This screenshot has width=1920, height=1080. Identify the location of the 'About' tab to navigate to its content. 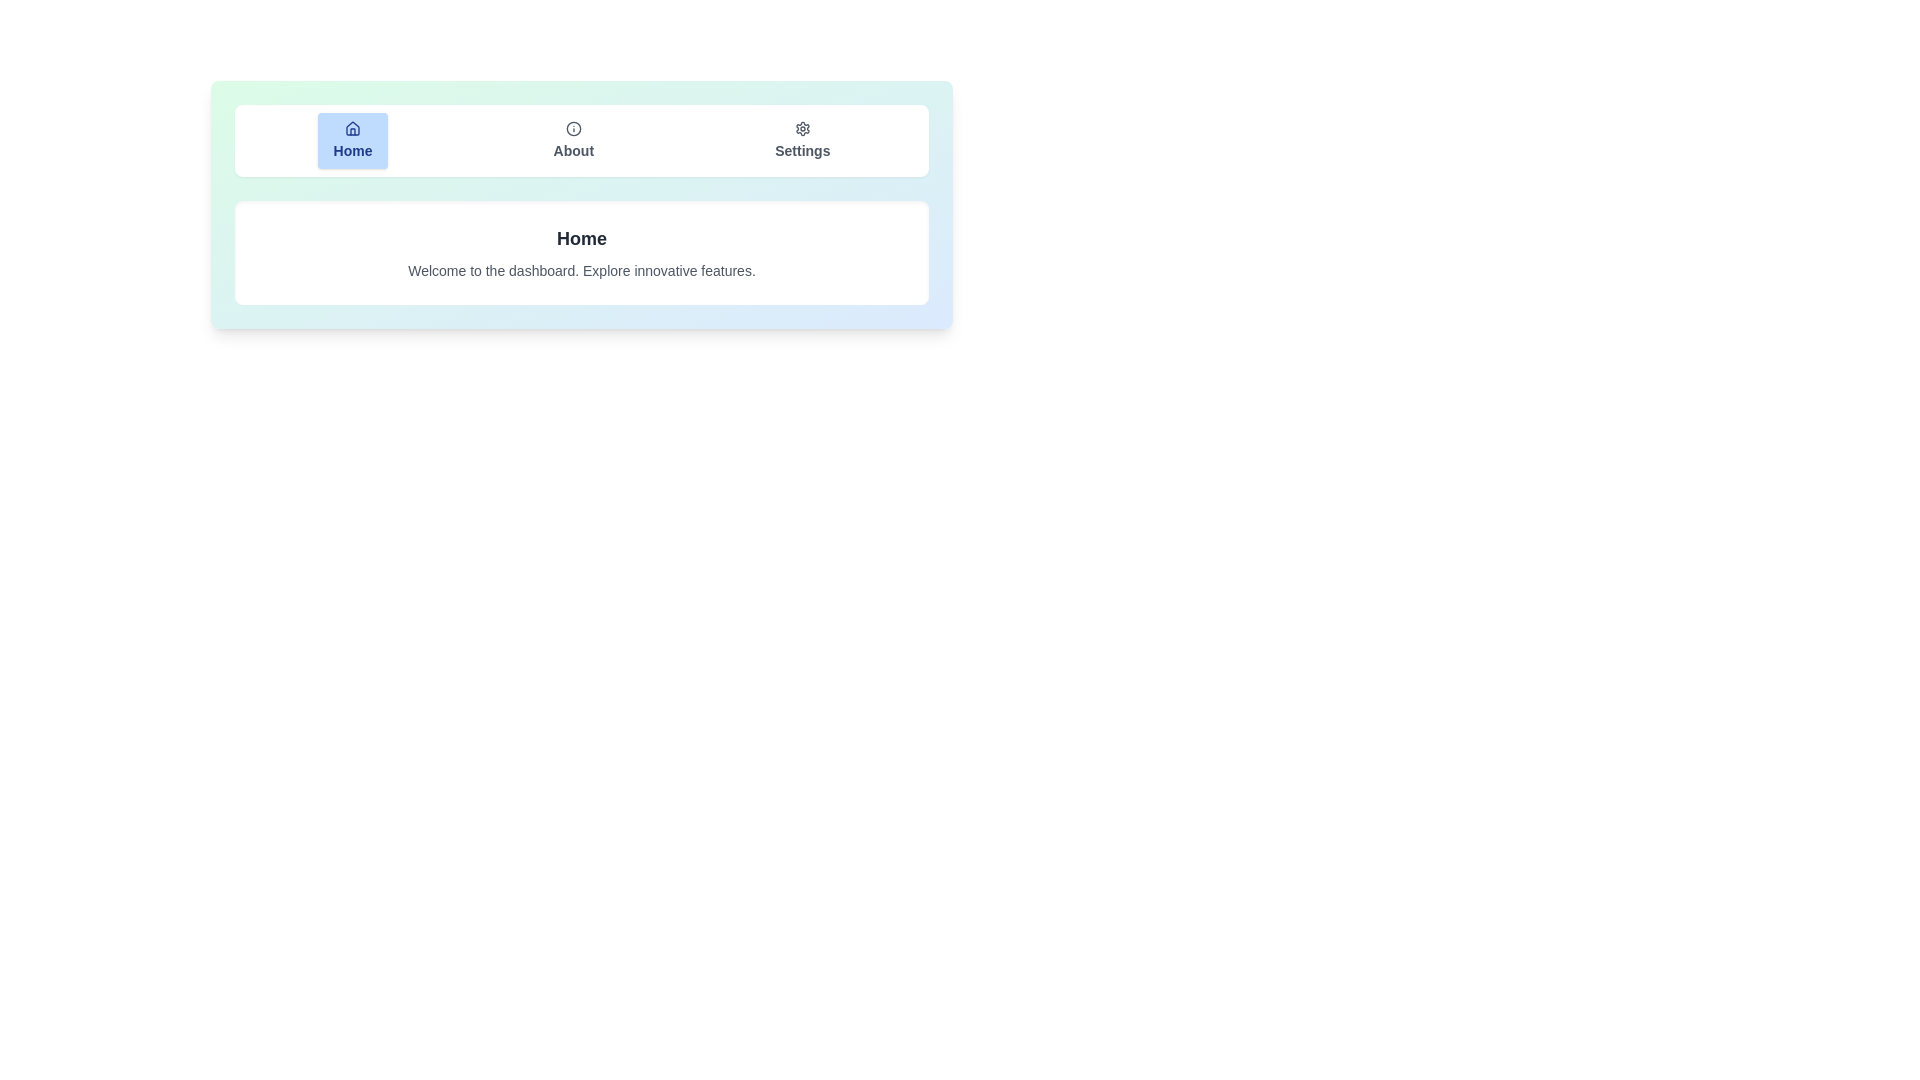
(572, 140).